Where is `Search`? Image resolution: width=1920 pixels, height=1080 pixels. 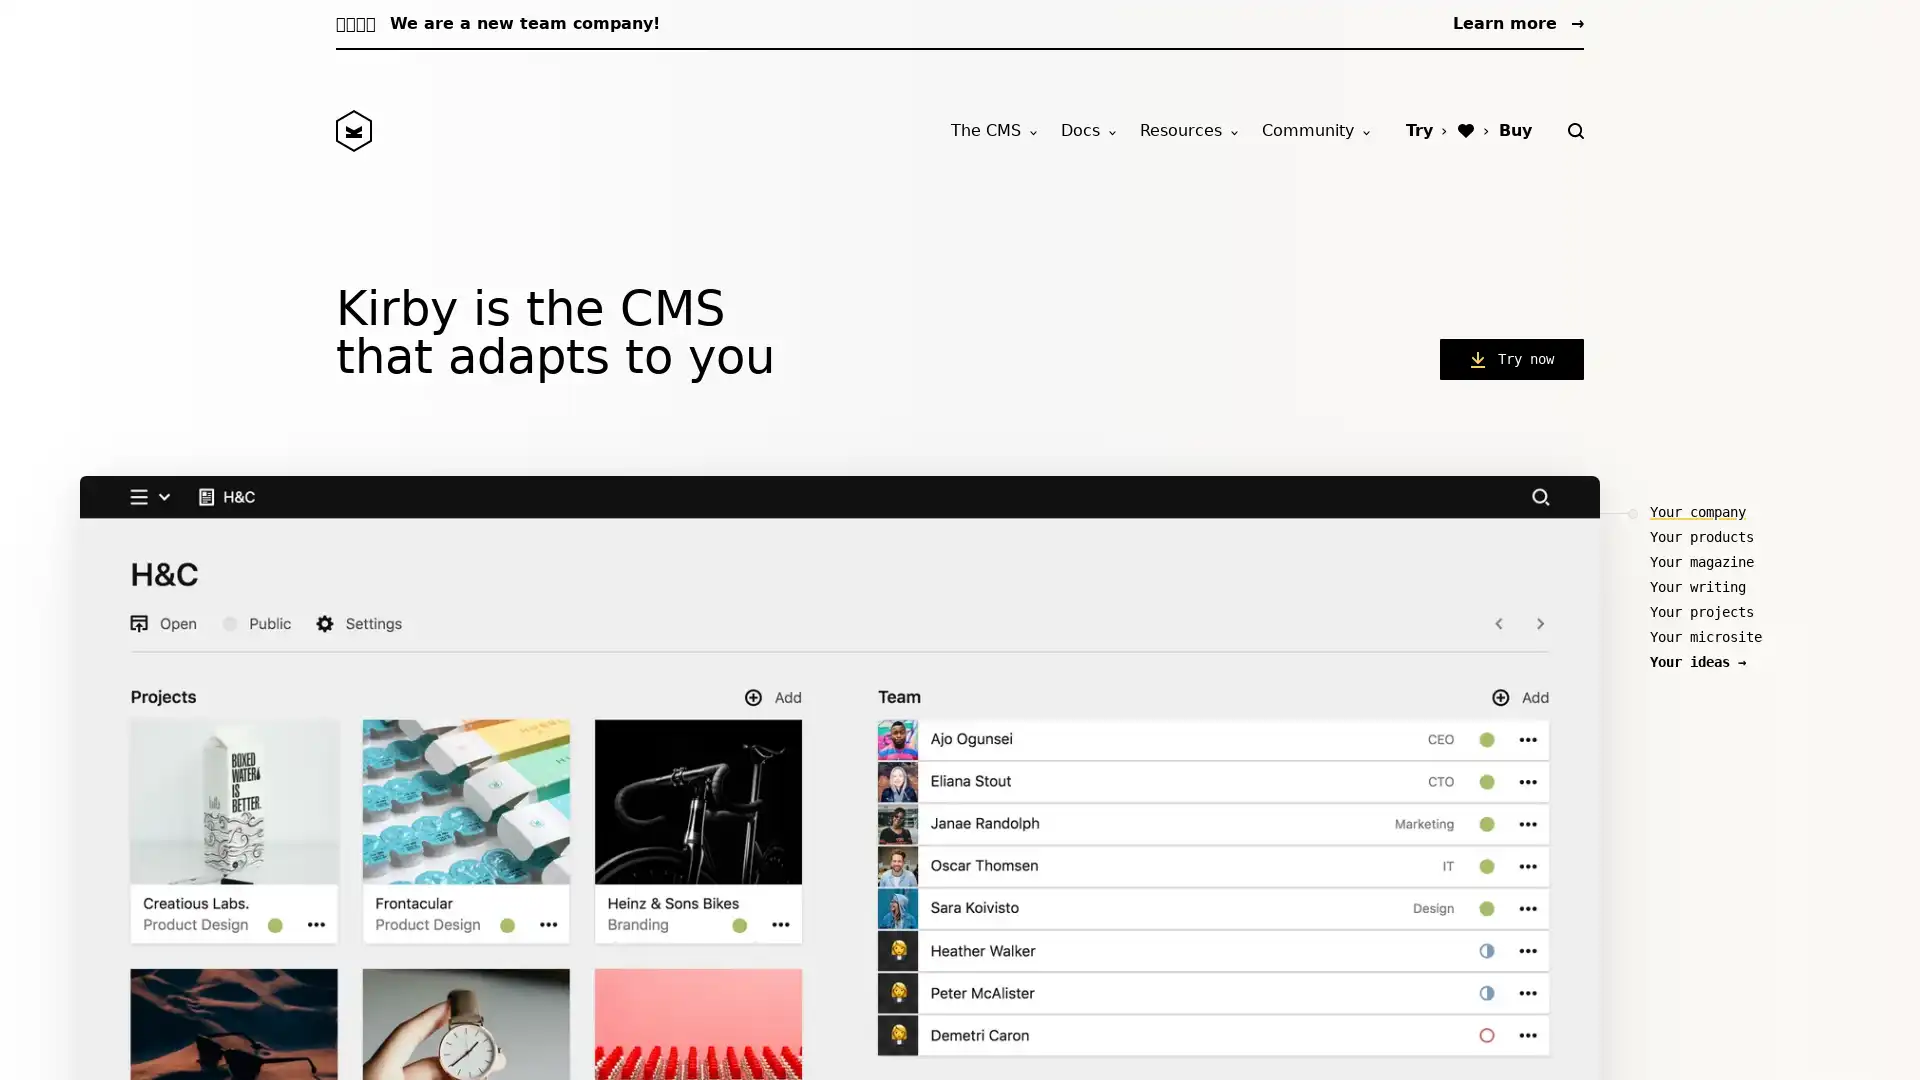
Search is located at coordinates (1574, 131).